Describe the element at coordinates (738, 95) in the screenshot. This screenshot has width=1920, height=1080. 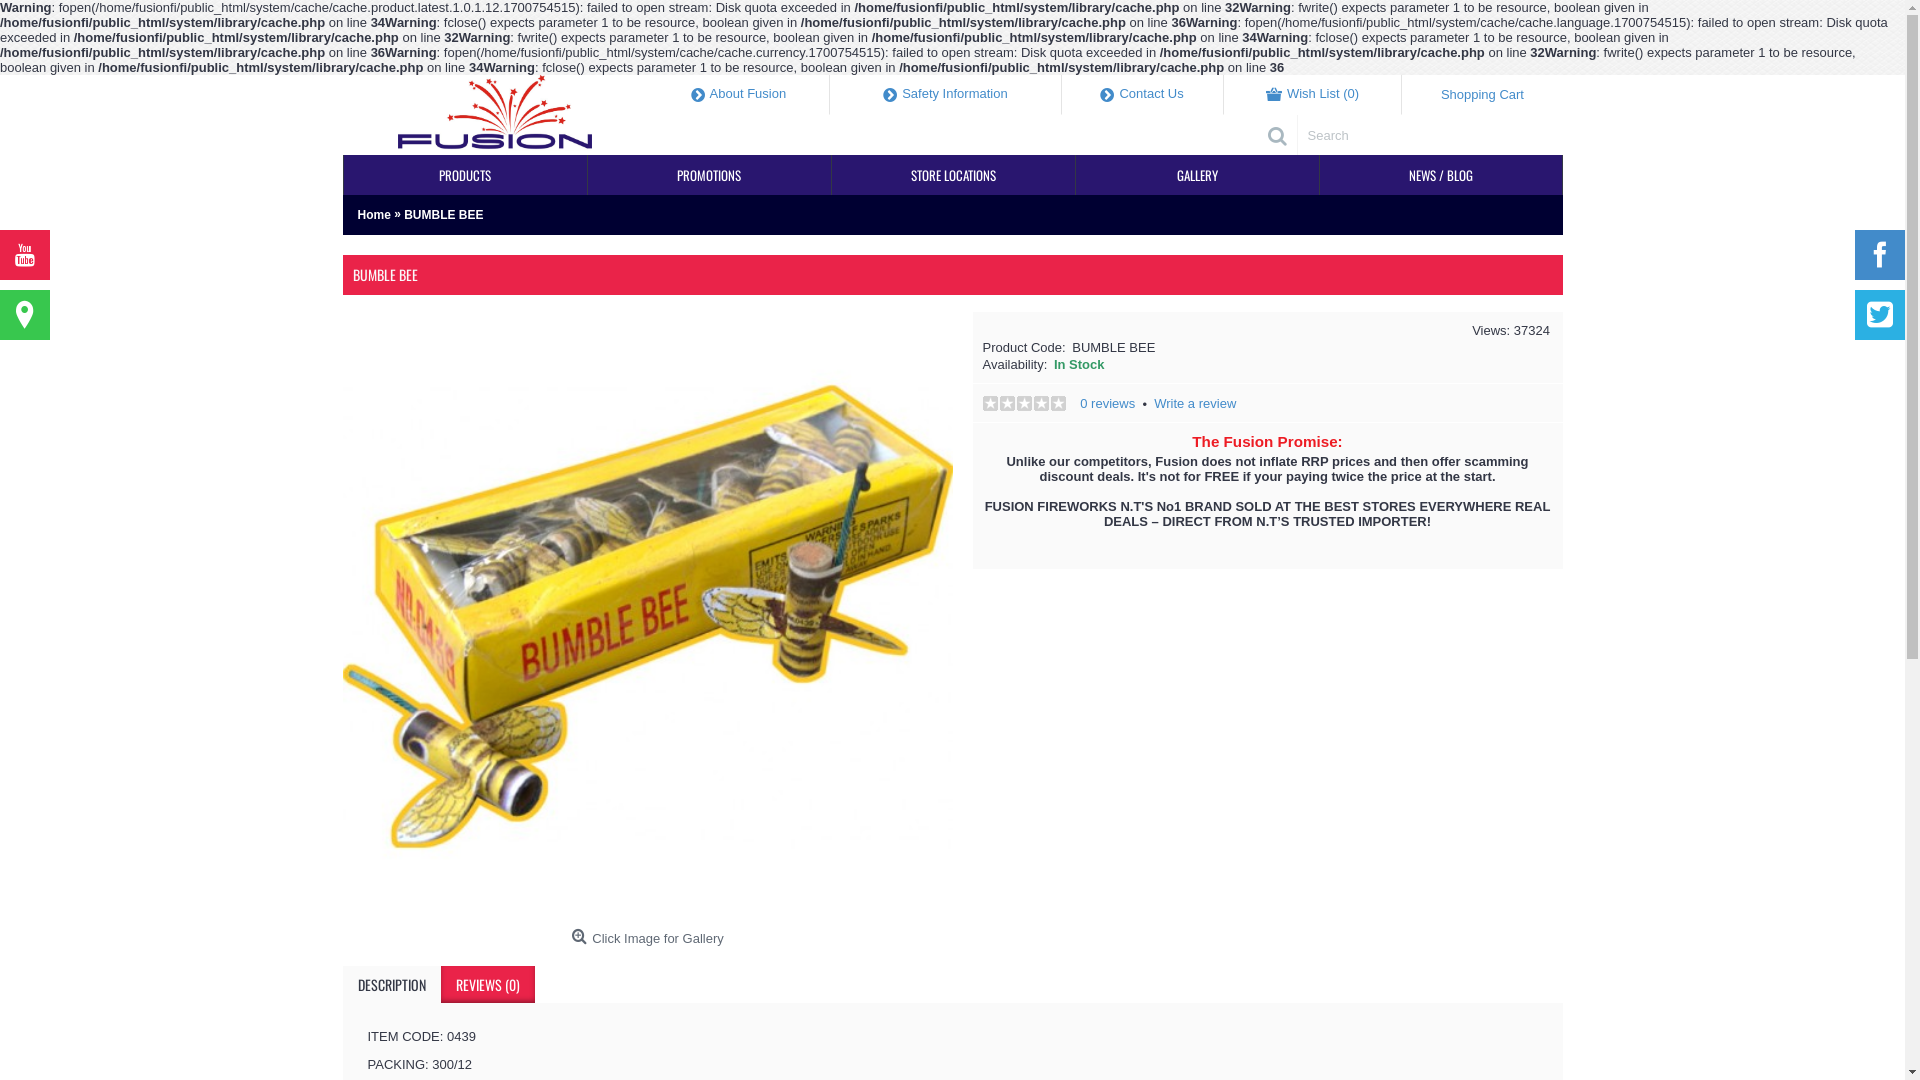
I see `'About Fusion'` at that location.